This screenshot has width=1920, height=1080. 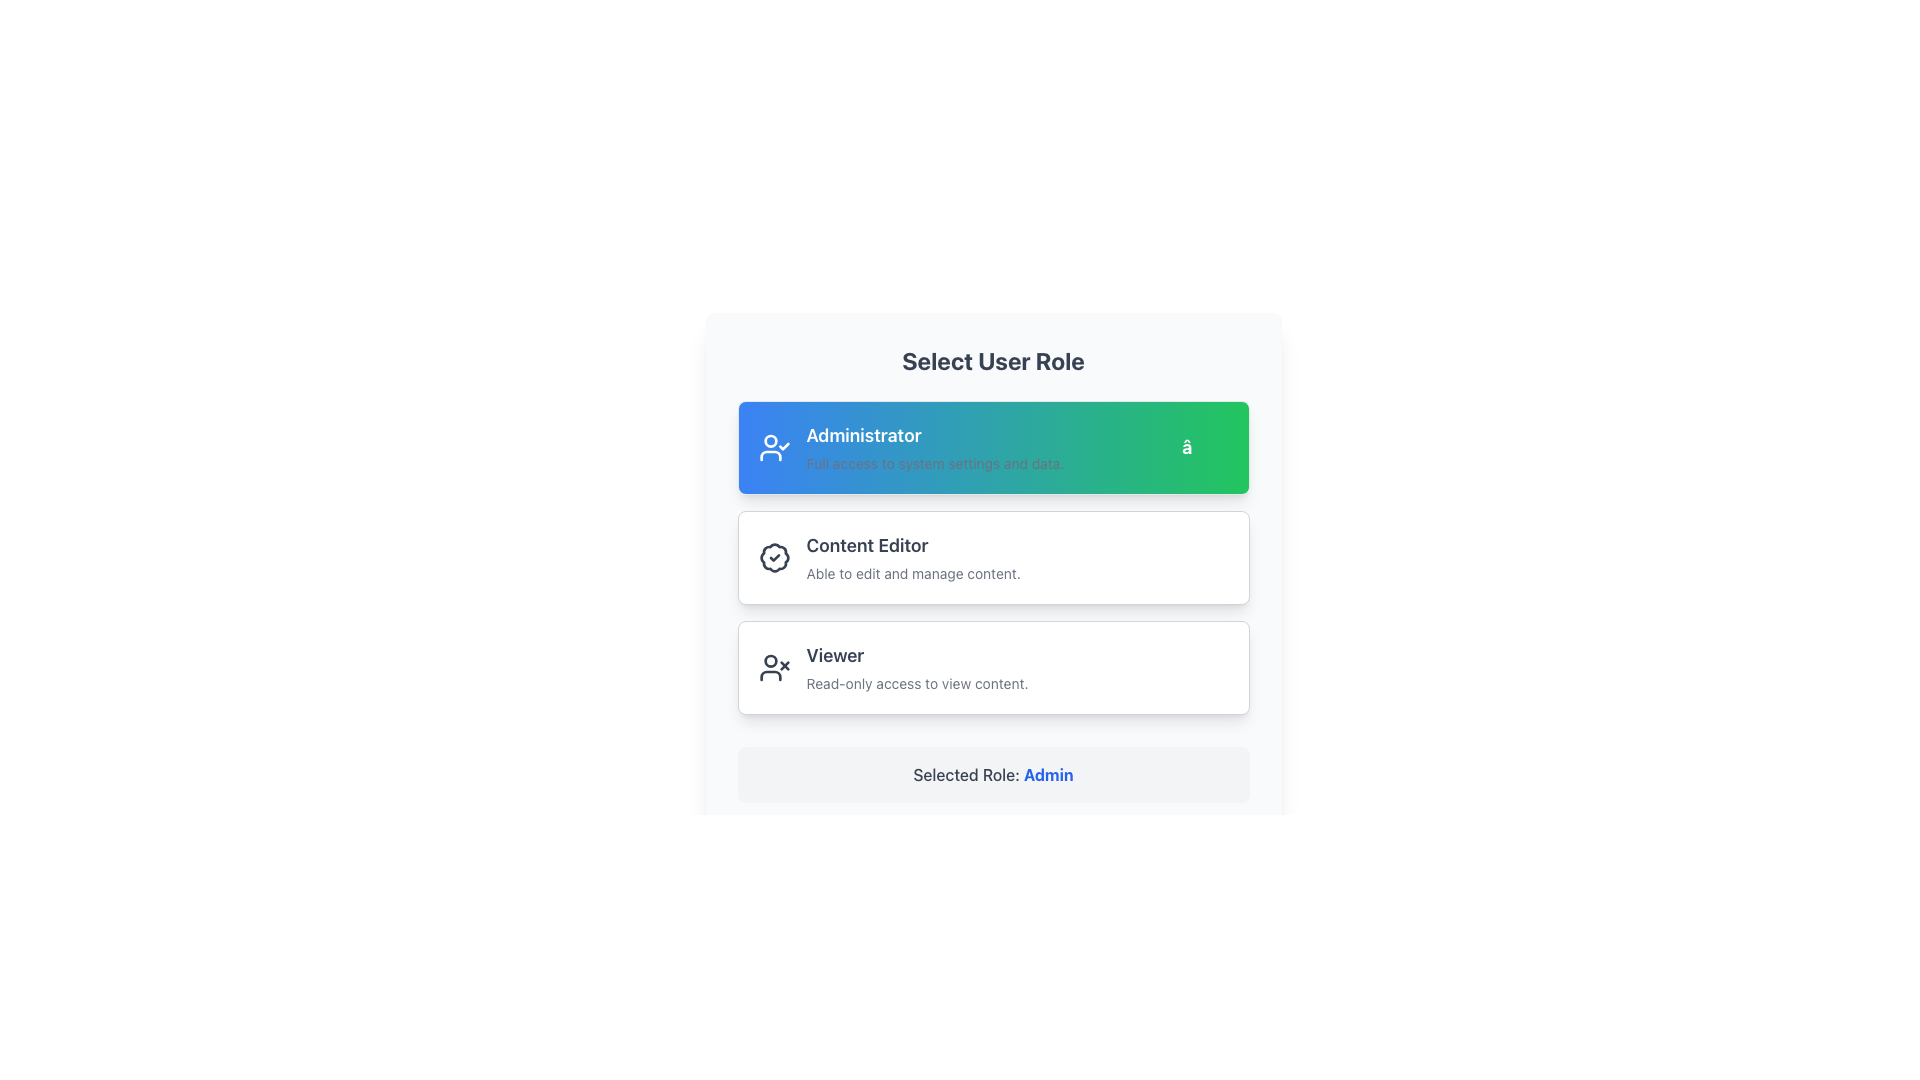 What do you see at coordinates (773, 558) in the screenshot?
I see `intricate circular badge design within the 'Content Editor' UI option, which is the second option in a vertical list of user roles` at bounding box center [773, 558].